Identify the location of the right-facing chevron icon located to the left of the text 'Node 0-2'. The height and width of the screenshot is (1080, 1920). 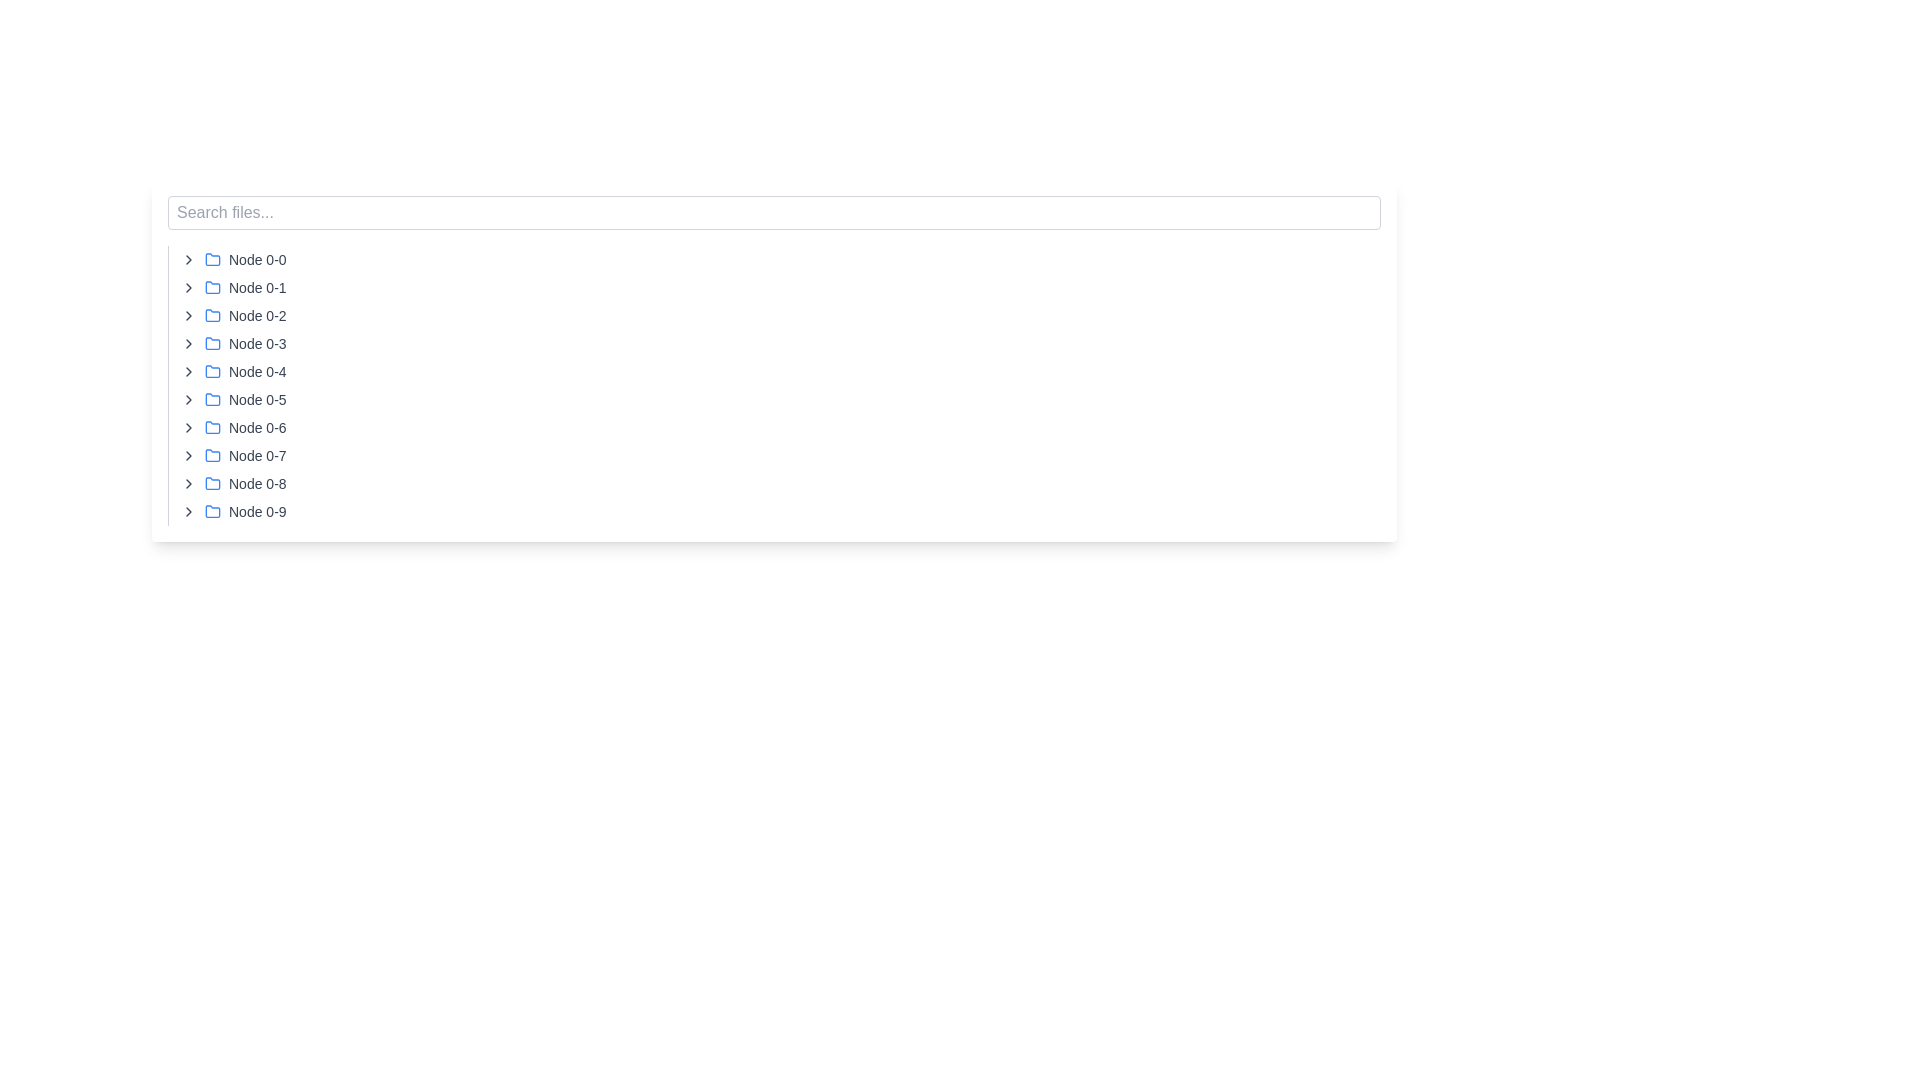
(188, 315).